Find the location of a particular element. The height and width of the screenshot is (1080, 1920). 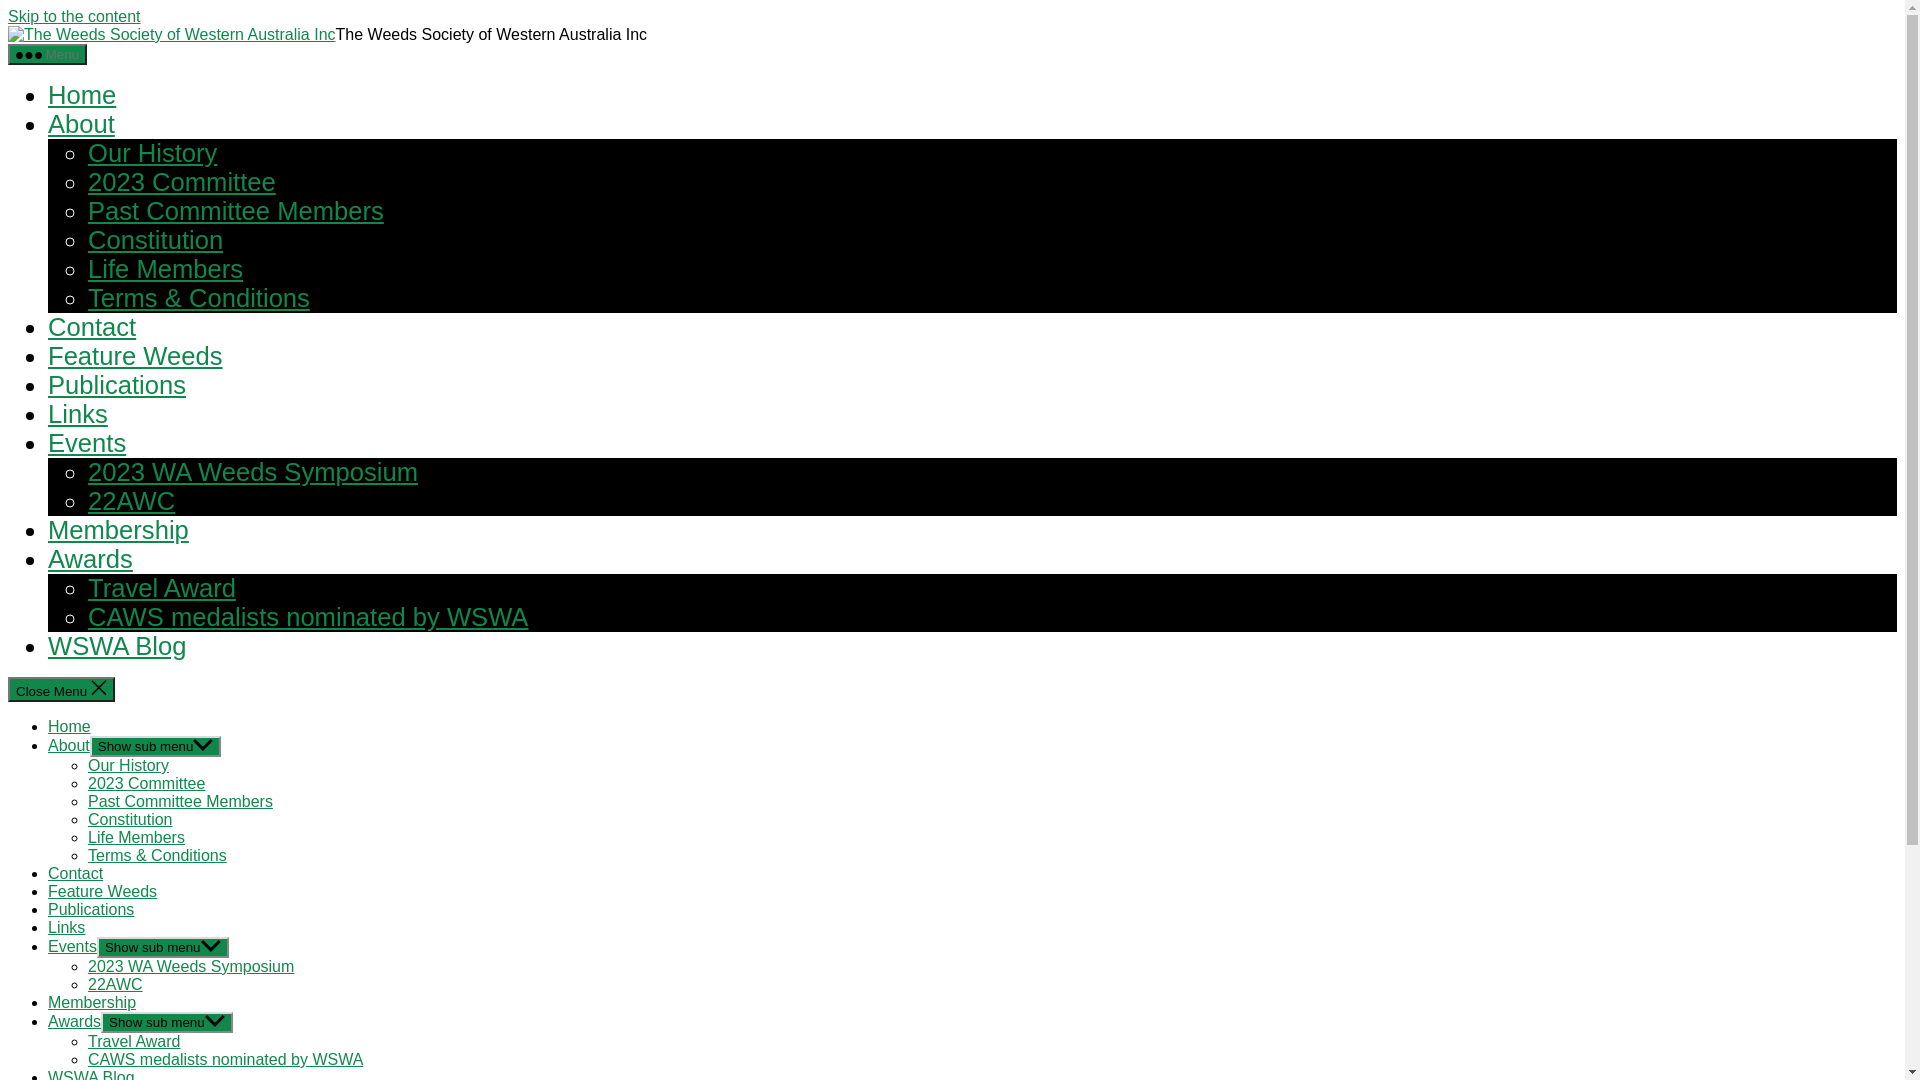

'Our History' is located at coordinates (151, 152).